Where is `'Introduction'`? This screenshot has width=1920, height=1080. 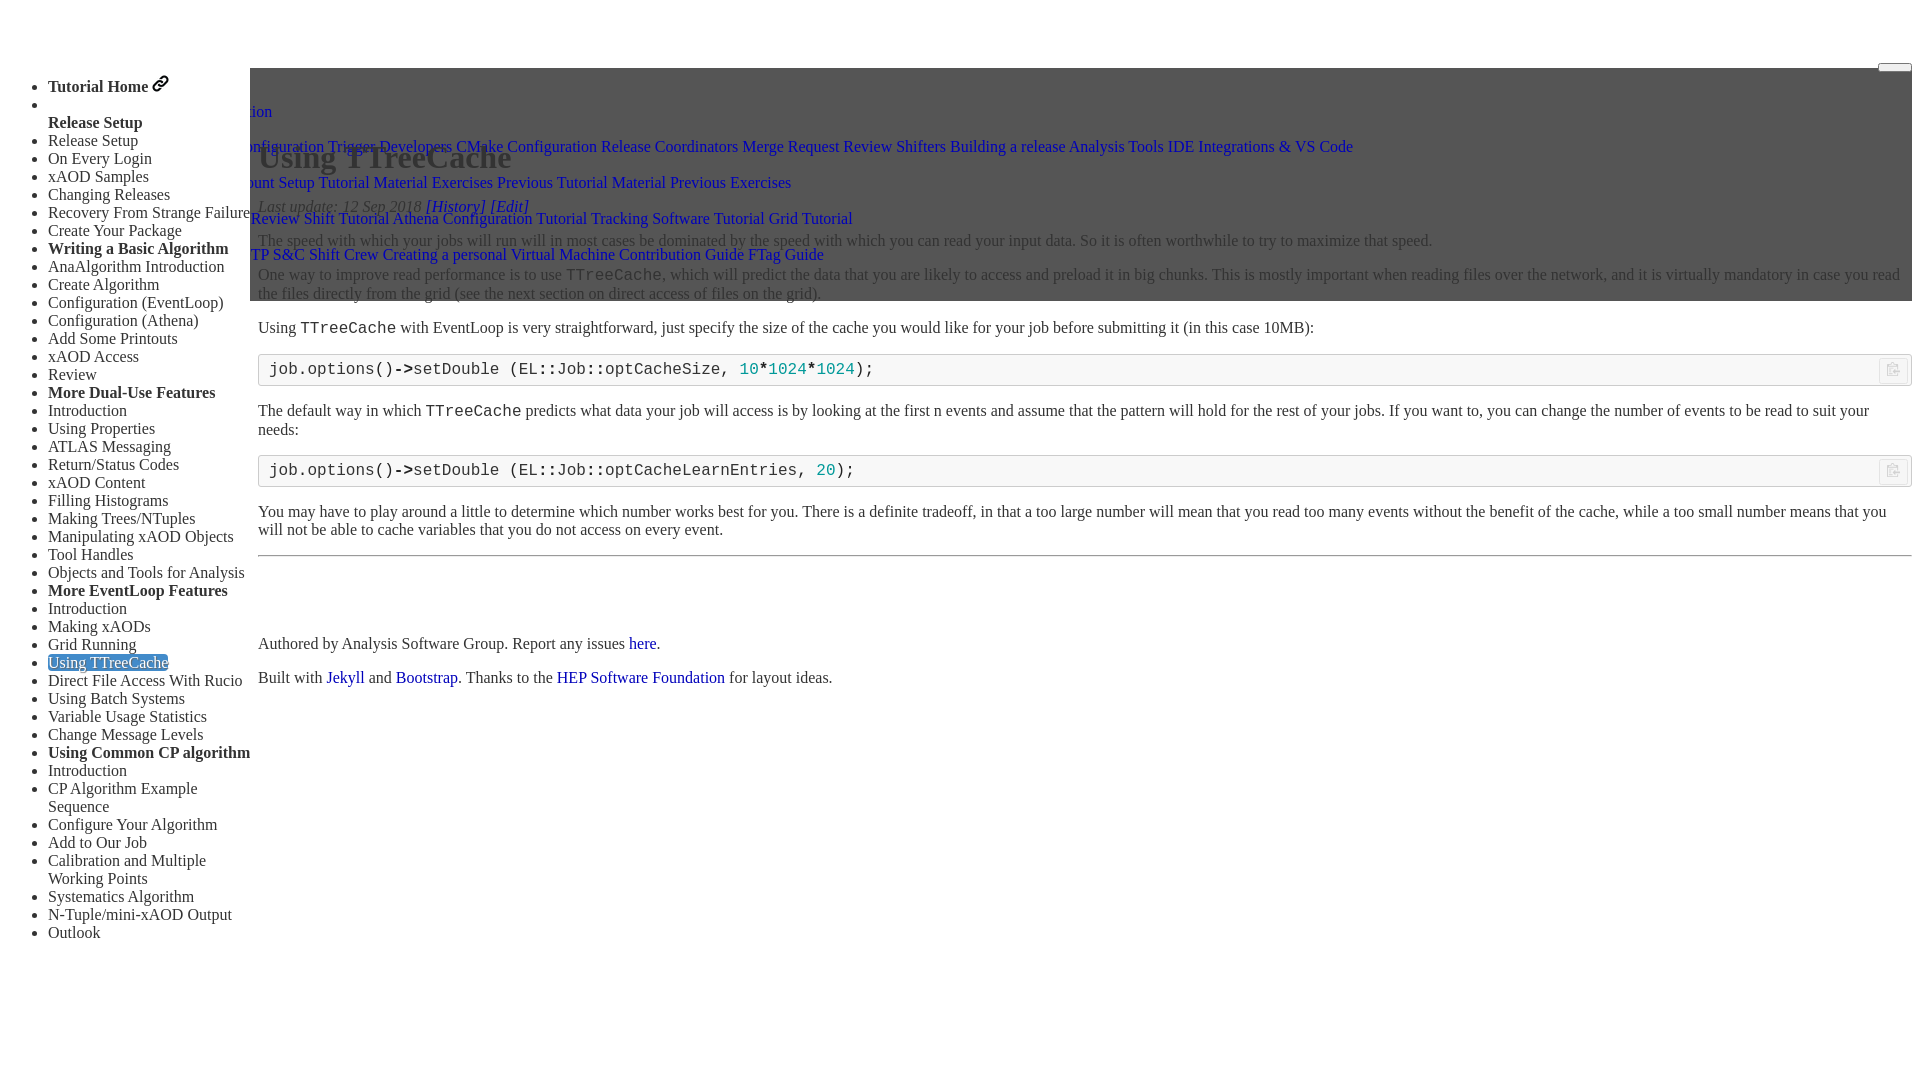
'Introduction' is located at coordinates (86, 607).